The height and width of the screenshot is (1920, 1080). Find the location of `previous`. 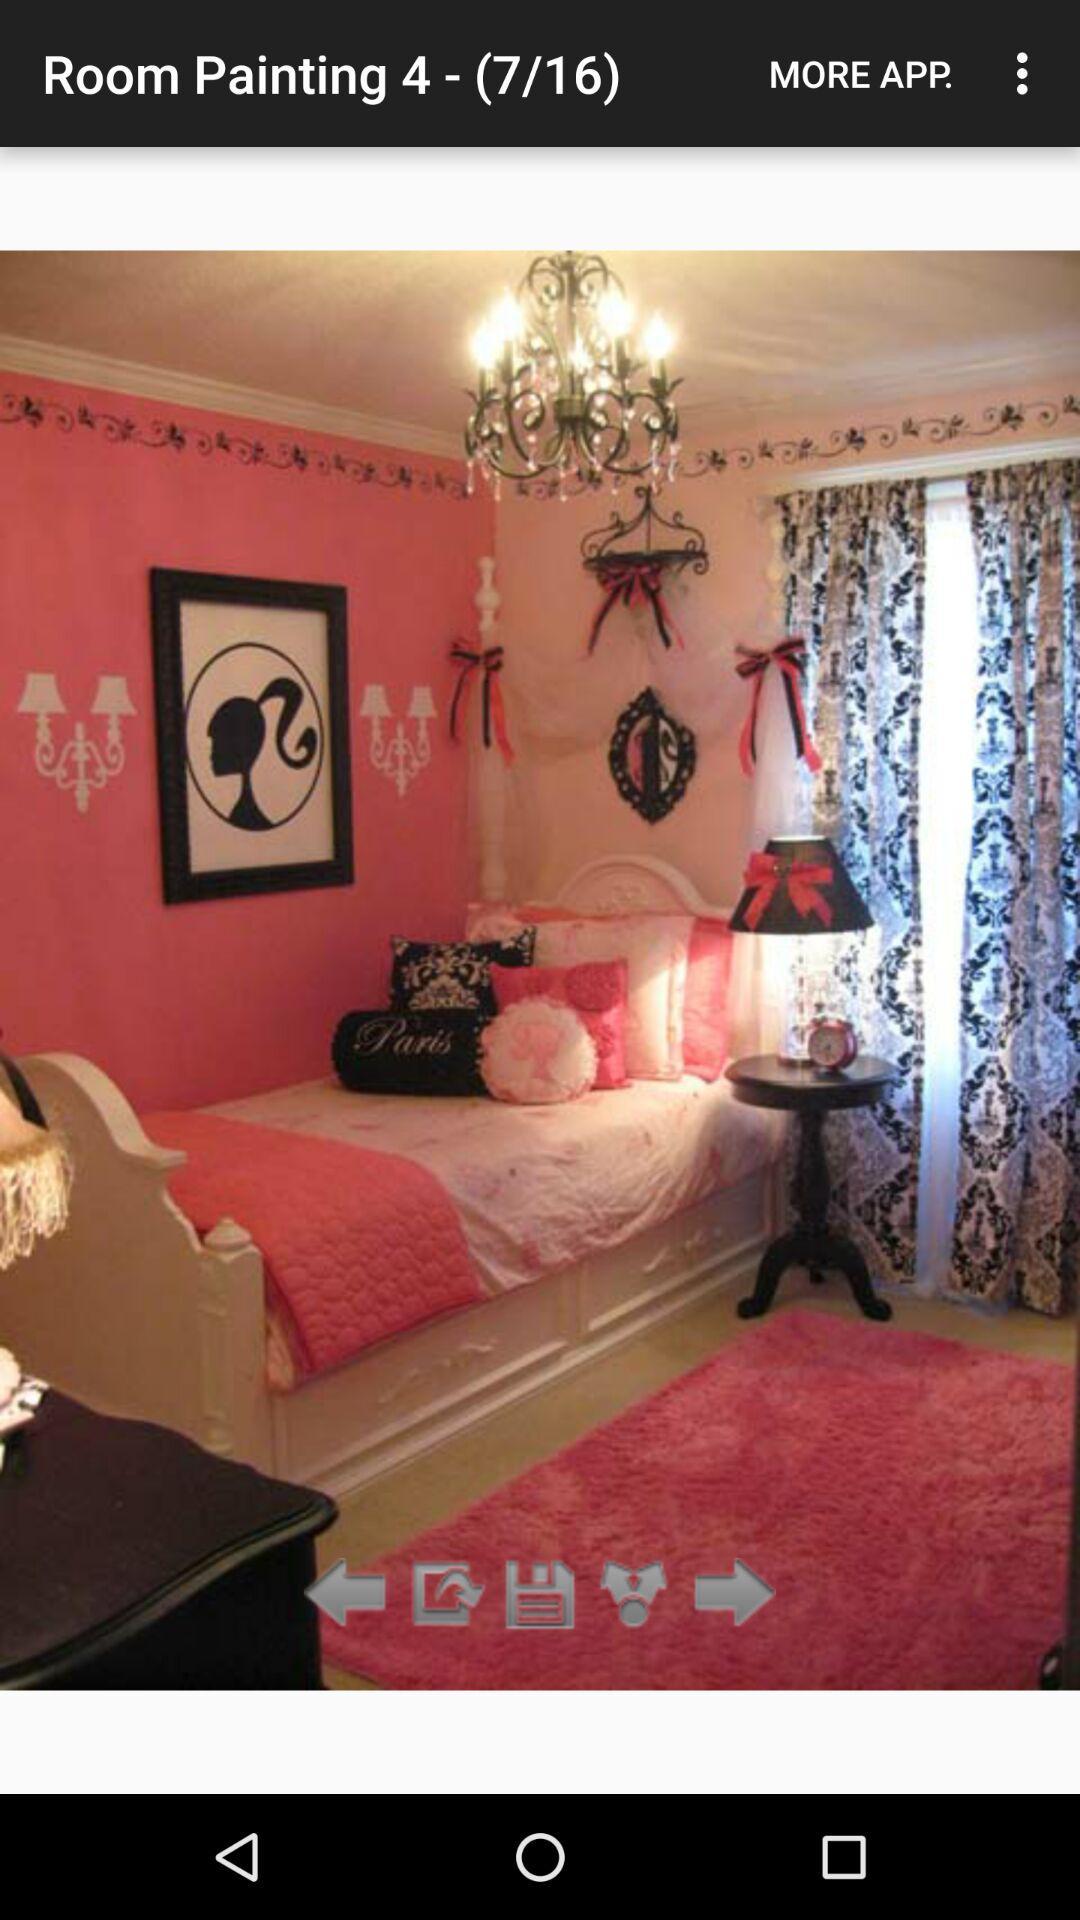

previous is located at coordinates (350, 1593).